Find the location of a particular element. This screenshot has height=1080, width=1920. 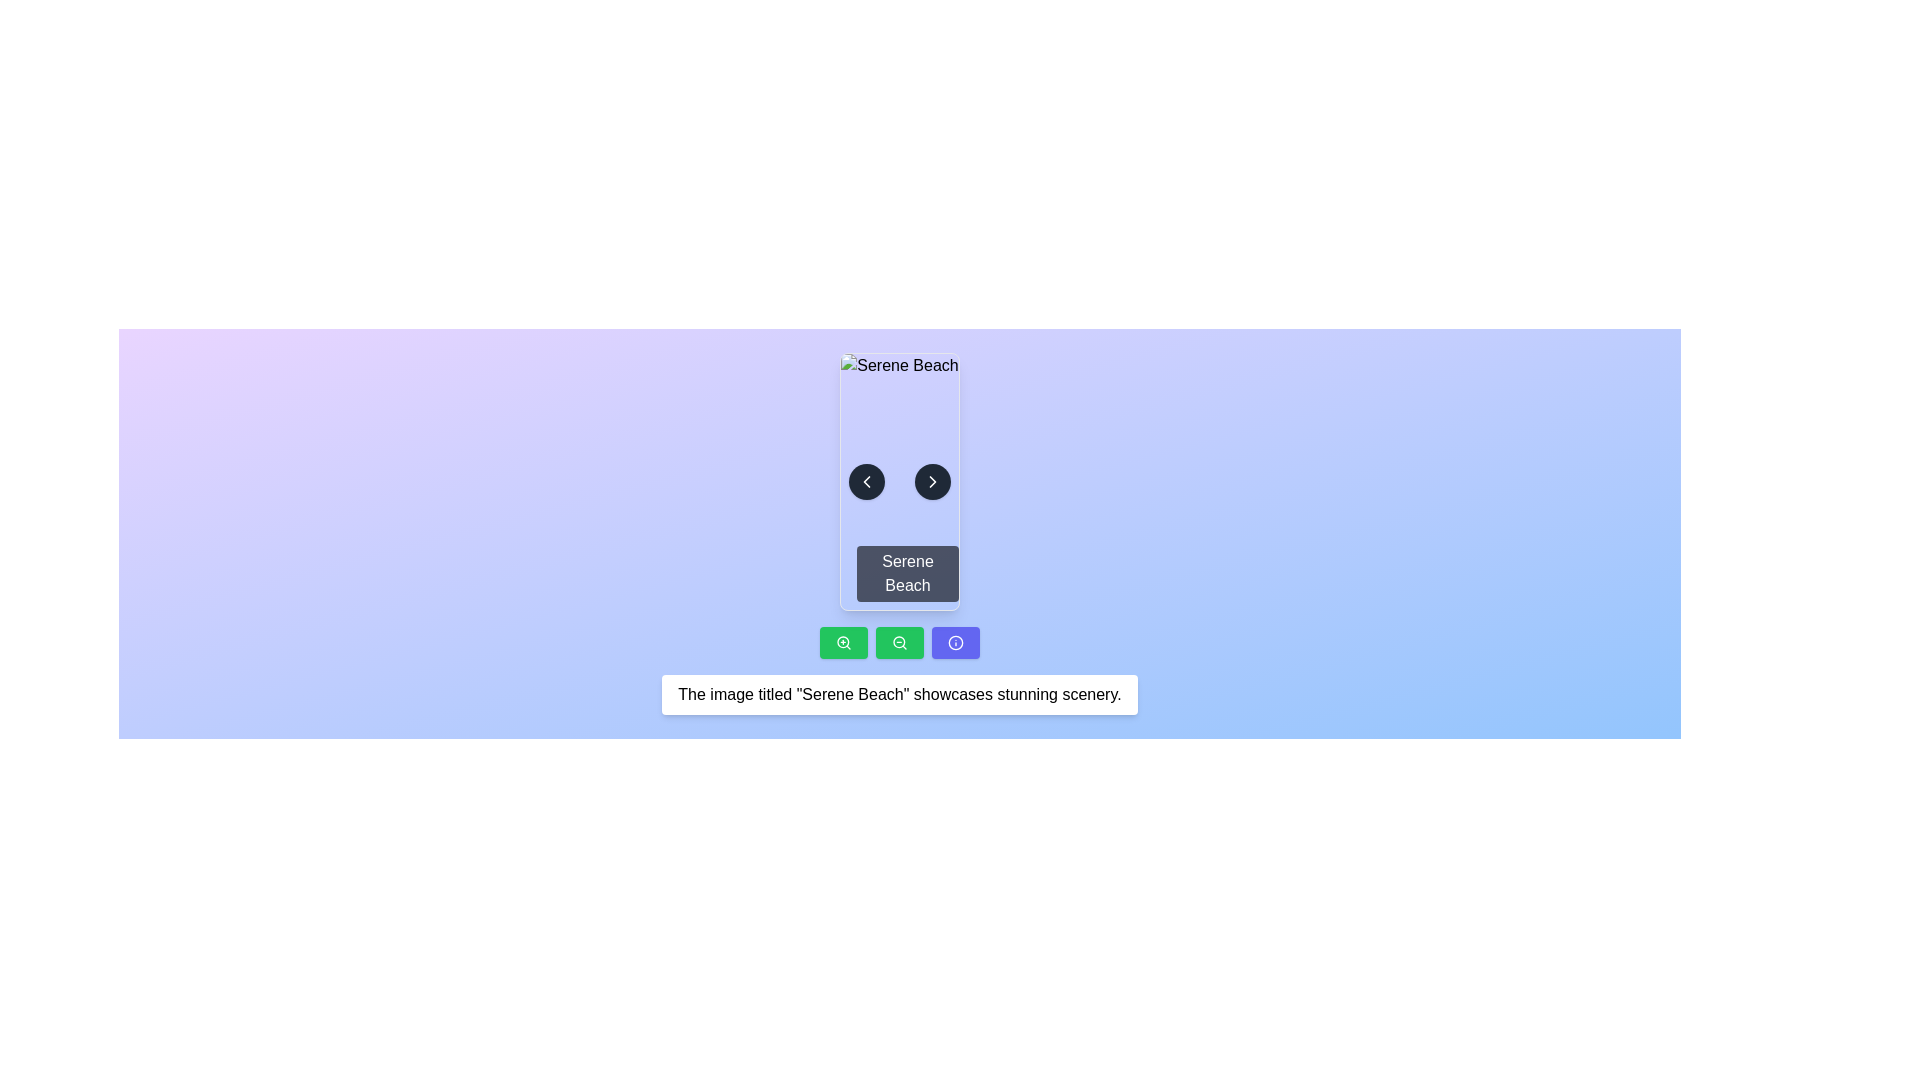

the first button in the group of three buttons to zoom in on the content or image displayed above is located at coordinates (844, 643).